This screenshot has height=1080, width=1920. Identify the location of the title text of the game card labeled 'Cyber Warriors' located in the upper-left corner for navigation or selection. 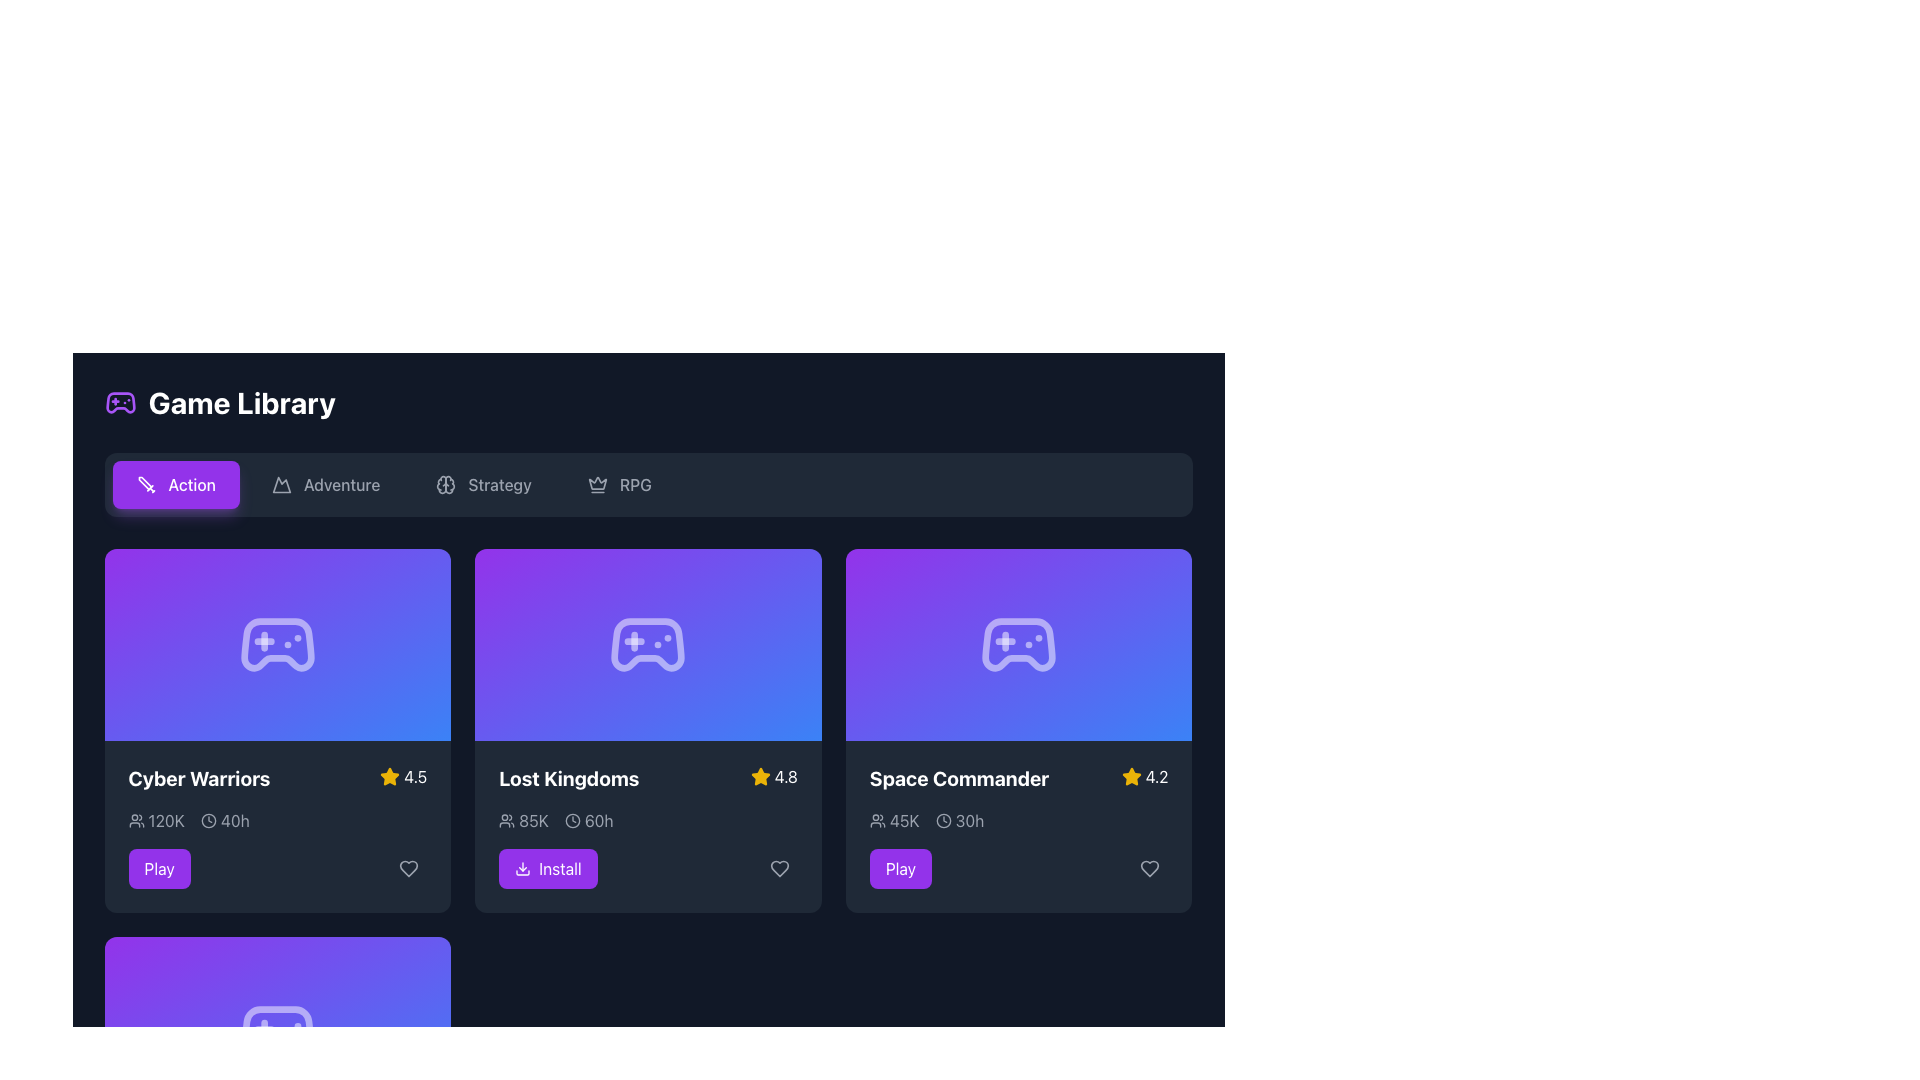
(199, 778).